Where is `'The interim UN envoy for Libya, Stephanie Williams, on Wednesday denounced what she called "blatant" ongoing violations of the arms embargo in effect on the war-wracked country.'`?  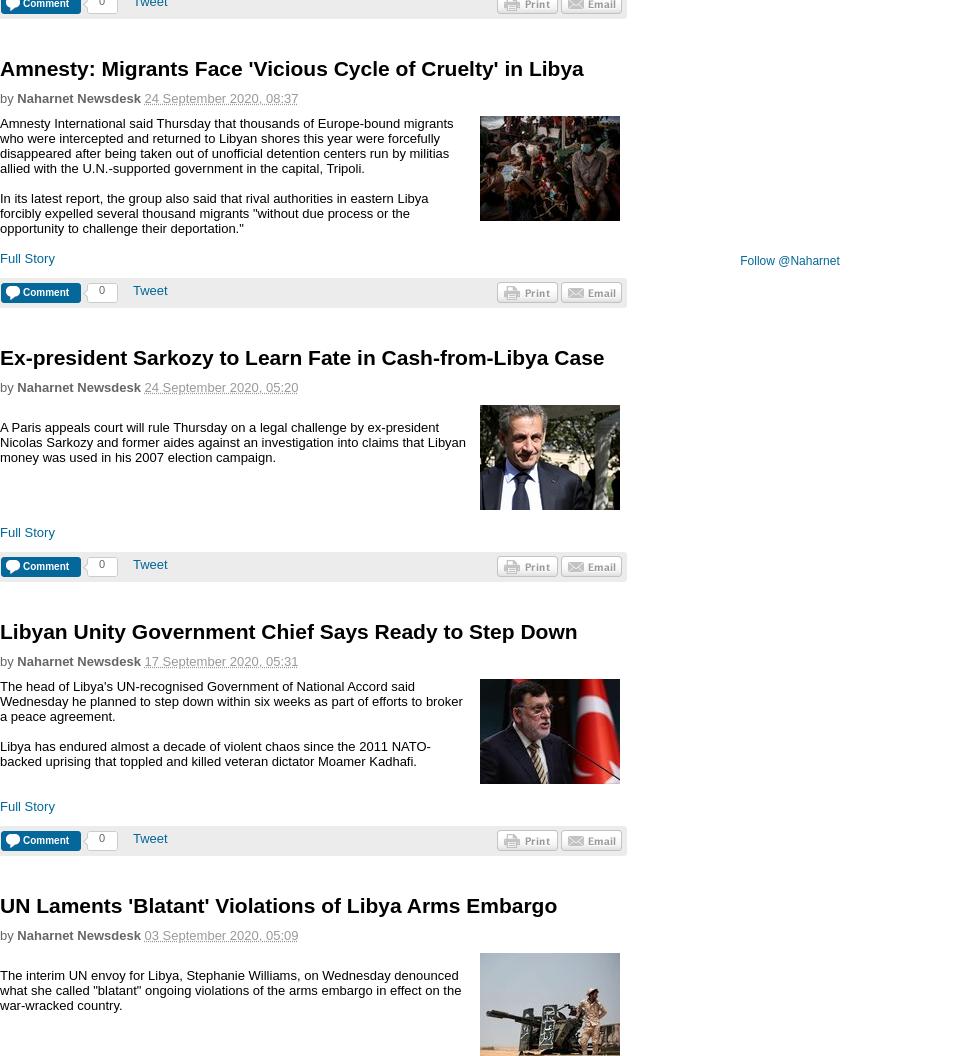
'The interim UN envoy for Libya, Stephanie Williams, on Wednesday denounced what she called "blatant" ongoing violations of the arms embargo in effect on the war-wracked country.' is located at coordinates (230, 990).